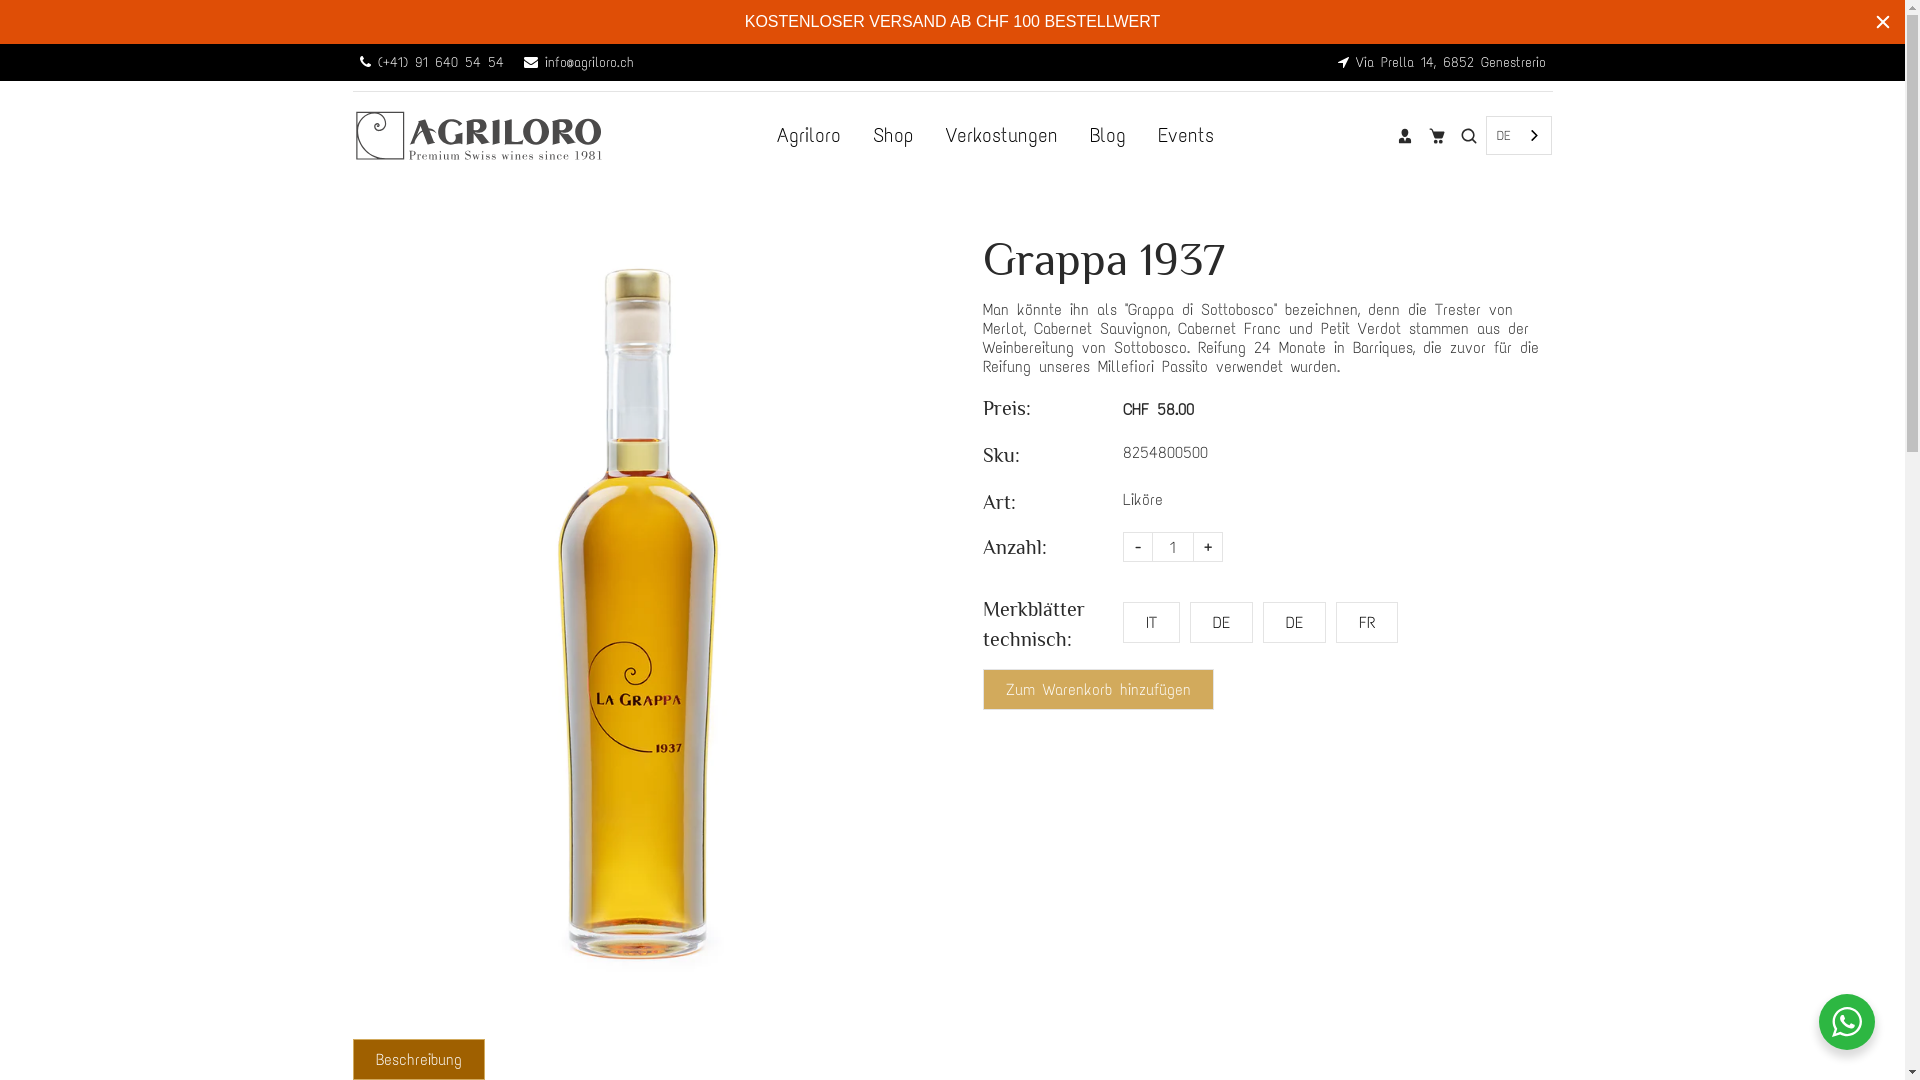 This screenshot has width=1920, height=1080. What do you see at coordinates (1002, 135) in the screenshot?
I see `'Verkostungen'` at bounding box center [1002, 135].